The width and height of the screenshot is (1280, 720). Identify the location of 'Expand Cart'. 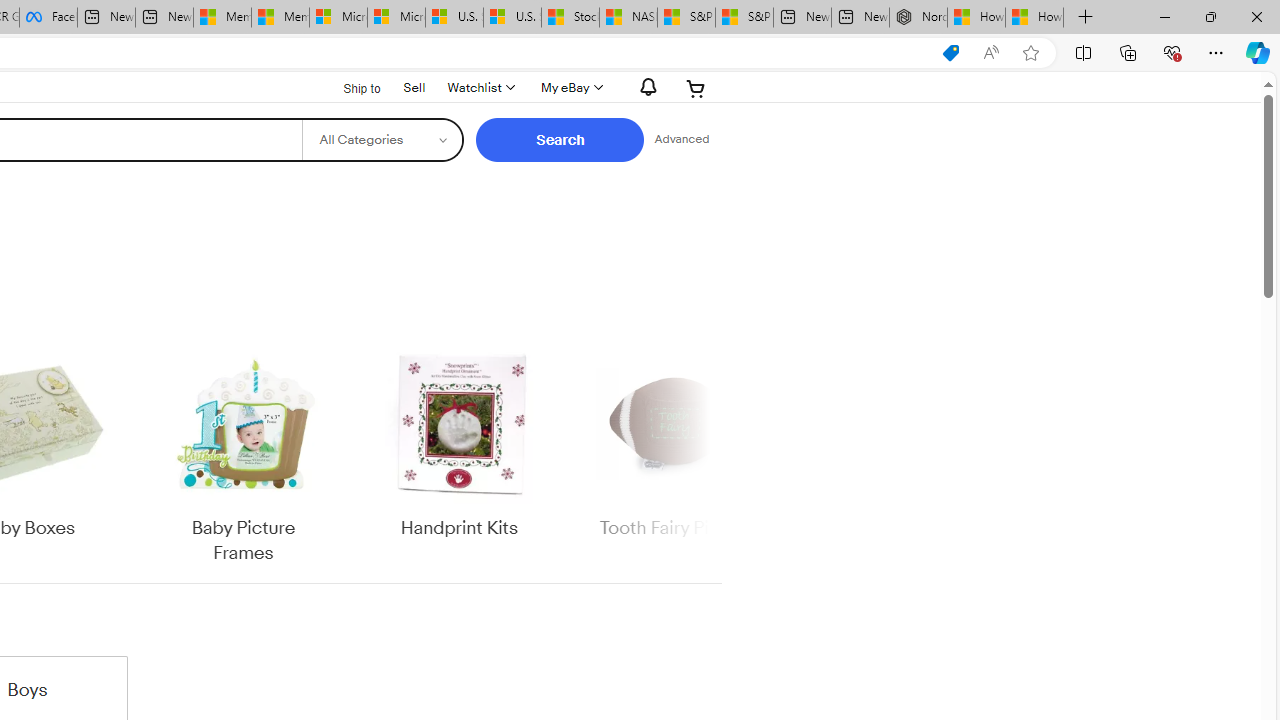
(696, 87).